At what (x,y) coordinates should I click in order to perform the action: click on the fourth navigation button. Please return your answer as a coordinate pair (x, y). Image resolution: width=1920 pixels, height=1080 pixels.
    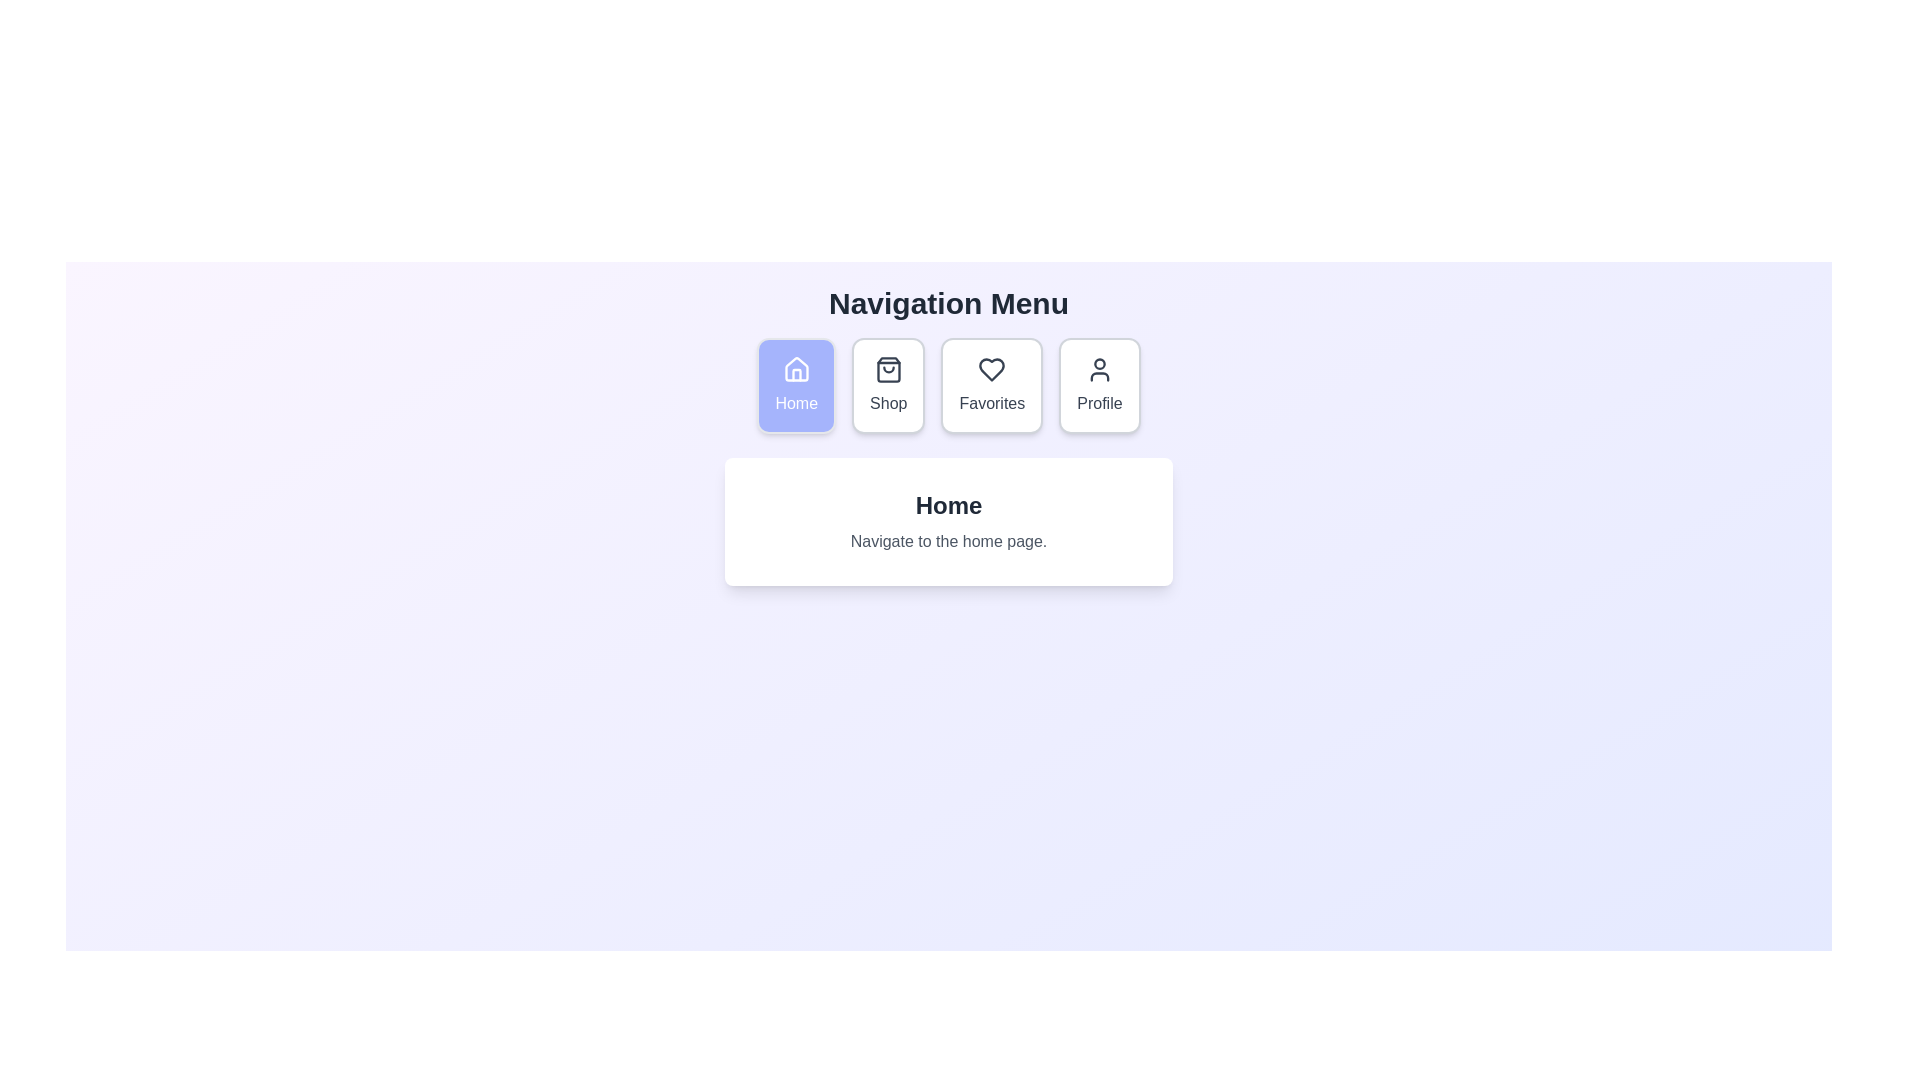
    Looking at the image, I should click on (1098, 385).